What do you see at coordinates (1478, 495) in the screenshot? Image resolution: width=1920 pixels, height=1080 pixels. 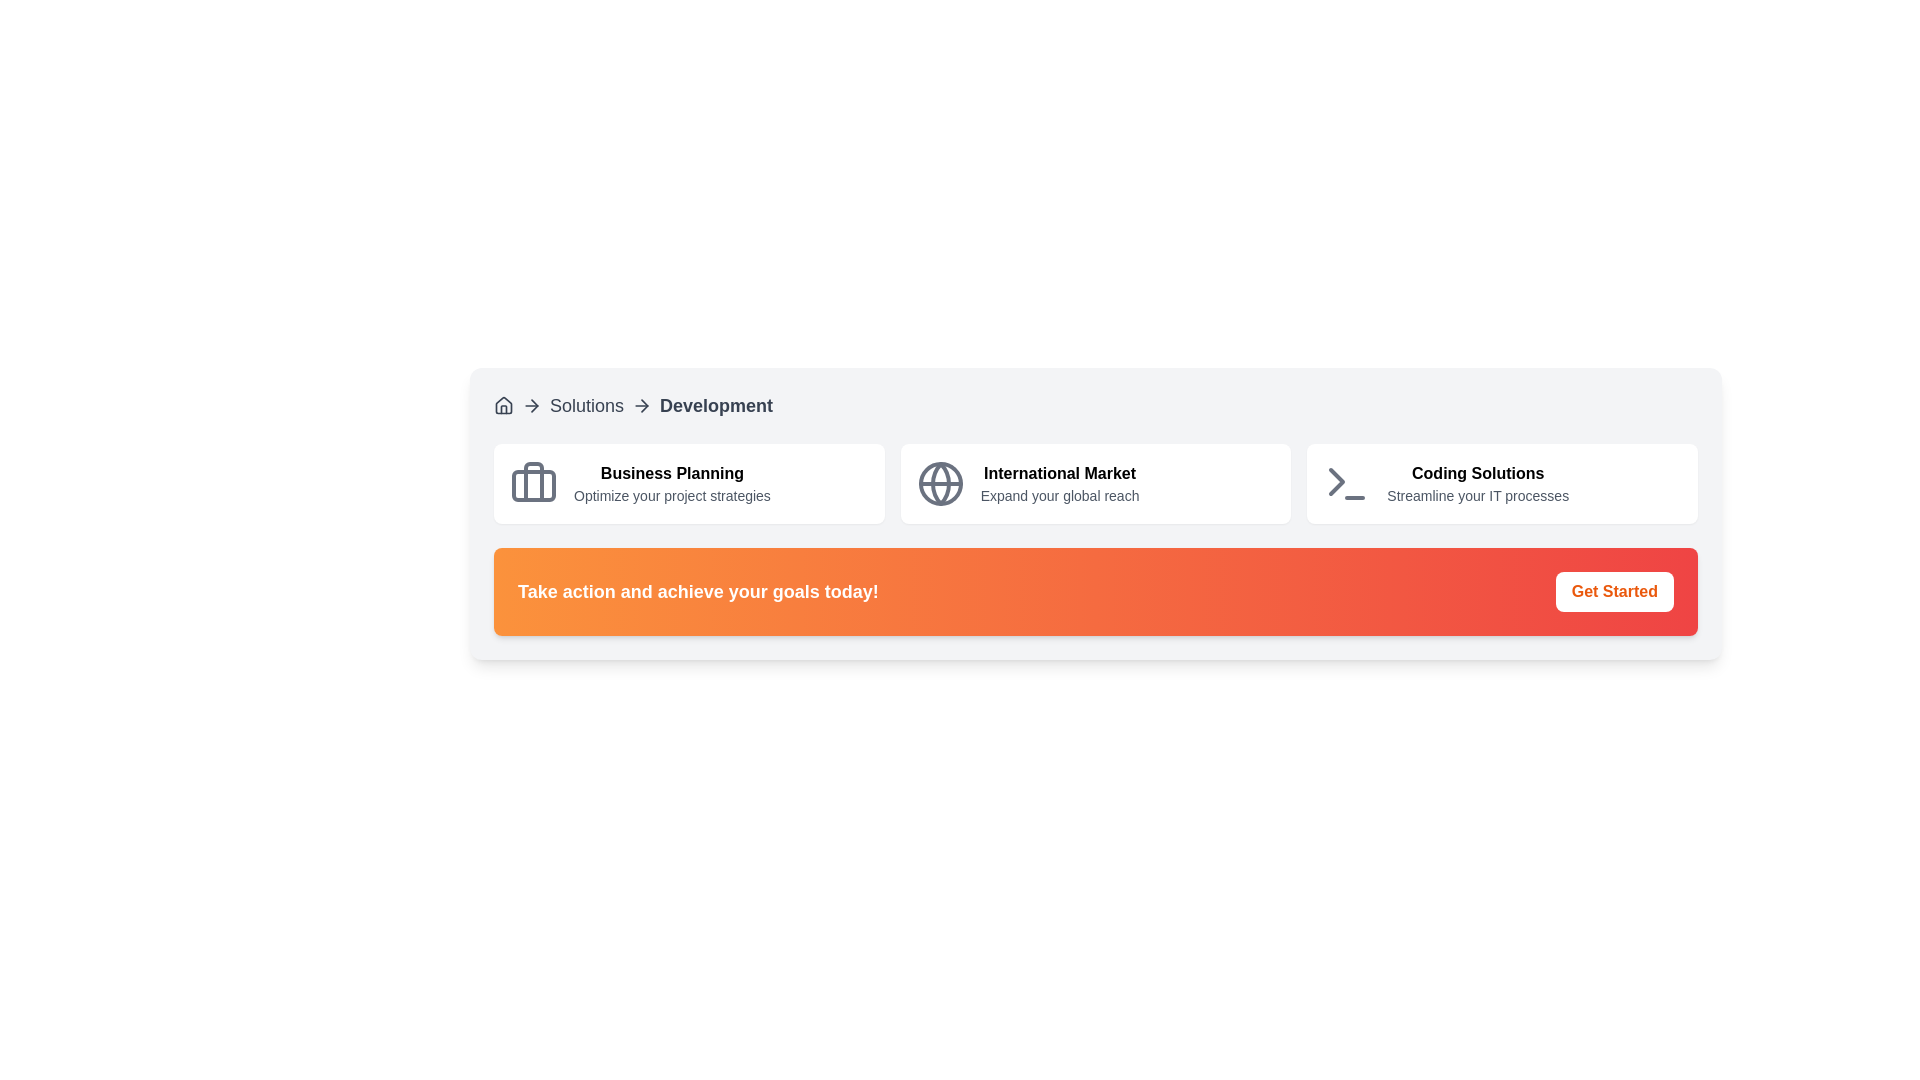 I see `the static text component that provides additional information about the 'Coding Solutions' section, located at the bottom-most part of the rightmost card` at bounding box center [1478, 495].